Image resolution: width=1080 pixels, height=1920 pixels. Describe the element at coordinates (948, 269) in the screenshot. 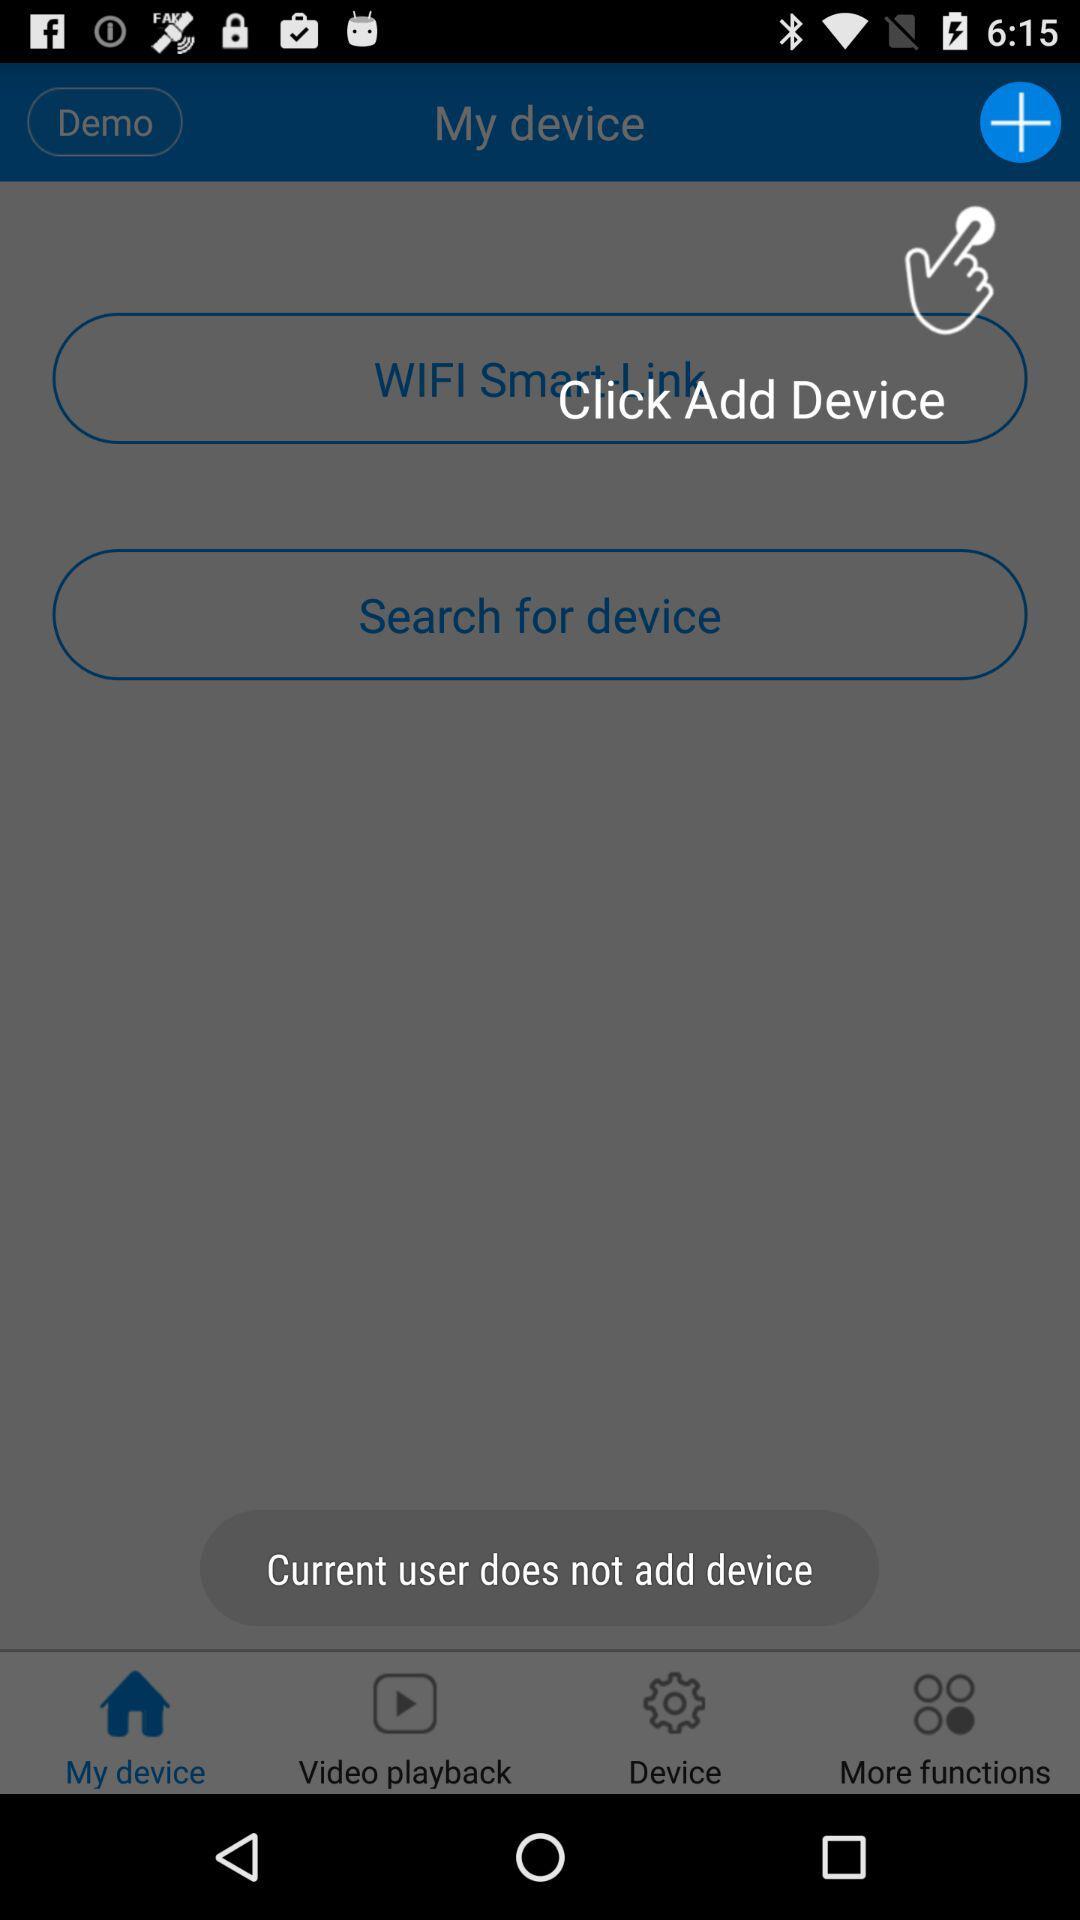

I see `instruction icon just above click add device` at that location.